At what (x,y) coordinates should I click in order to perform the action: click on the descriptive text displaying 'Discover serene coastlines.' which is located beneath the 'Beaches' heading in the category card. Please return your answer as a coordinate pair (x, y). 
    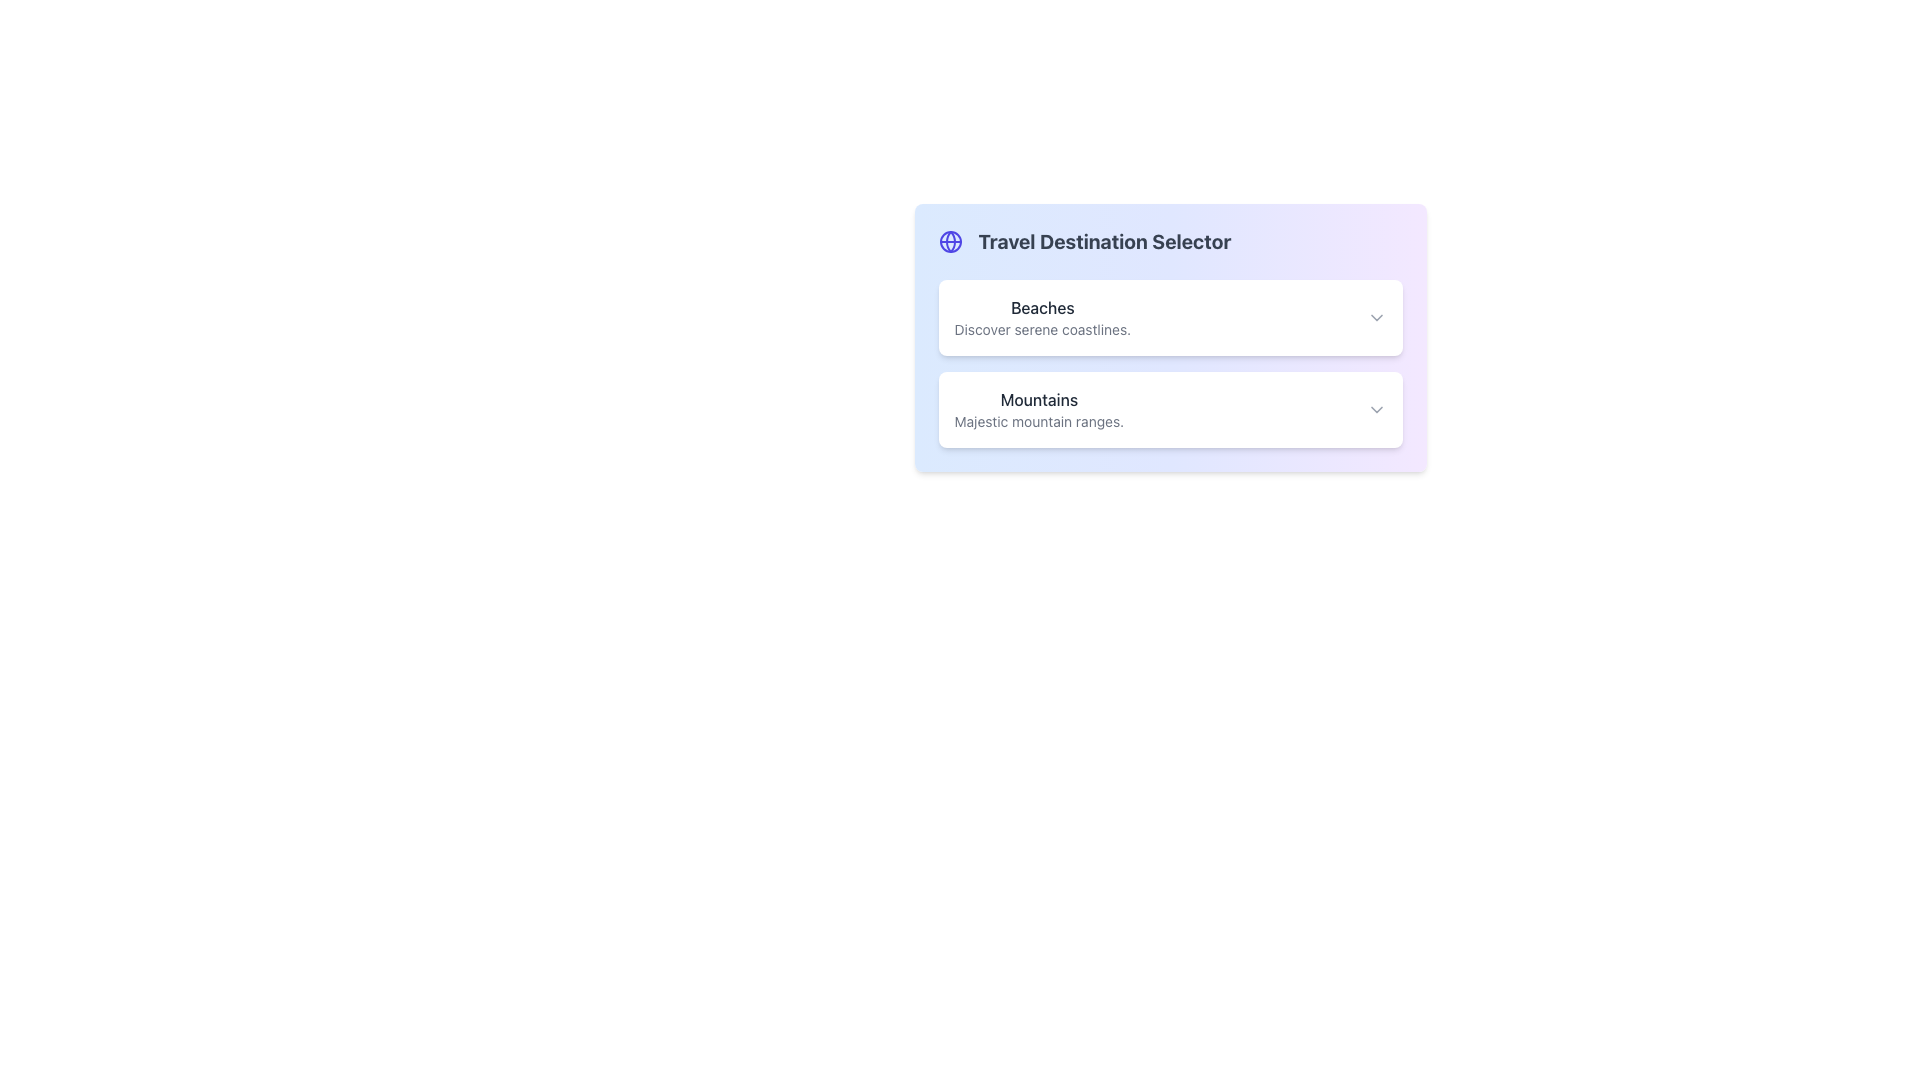
    Looking at the image, I should click on (1041, 329).